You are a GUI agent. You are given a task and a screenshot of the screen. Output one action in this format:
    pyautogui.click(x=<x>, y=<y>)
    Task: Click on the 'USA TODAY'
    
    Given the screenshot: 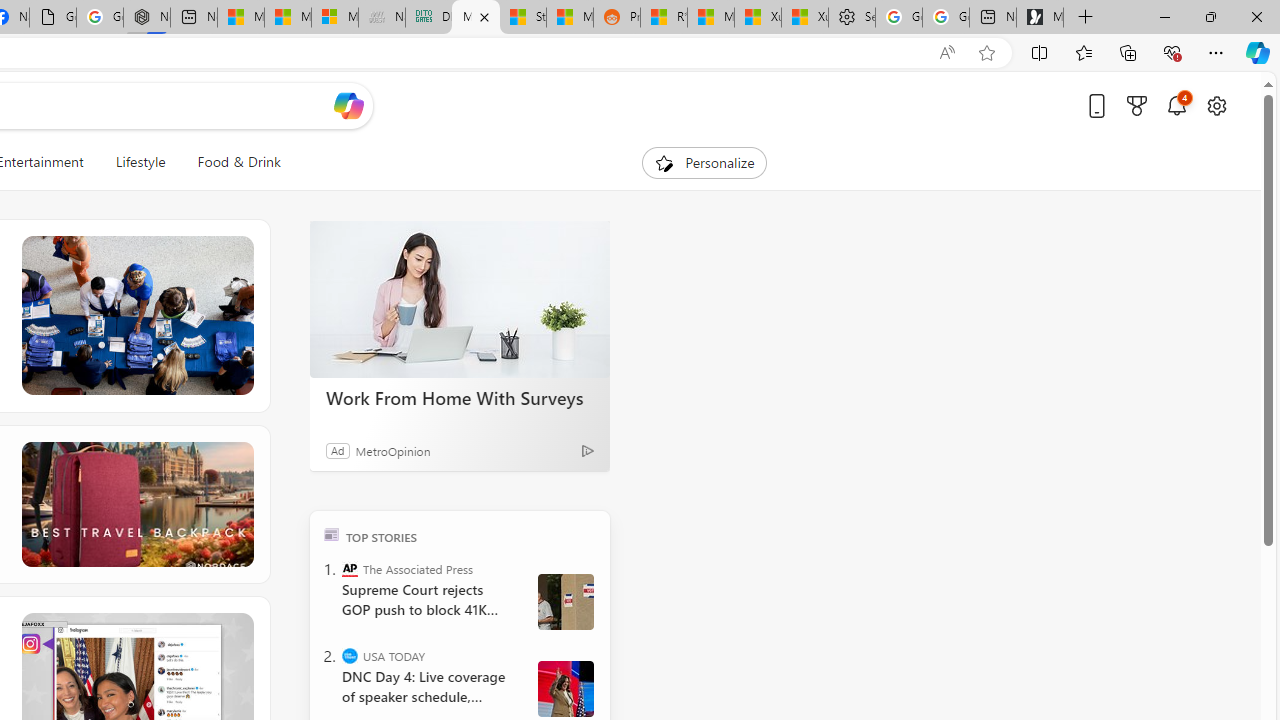 What is the action you would take?
    pyautogui.click(x=350, y=655)
    